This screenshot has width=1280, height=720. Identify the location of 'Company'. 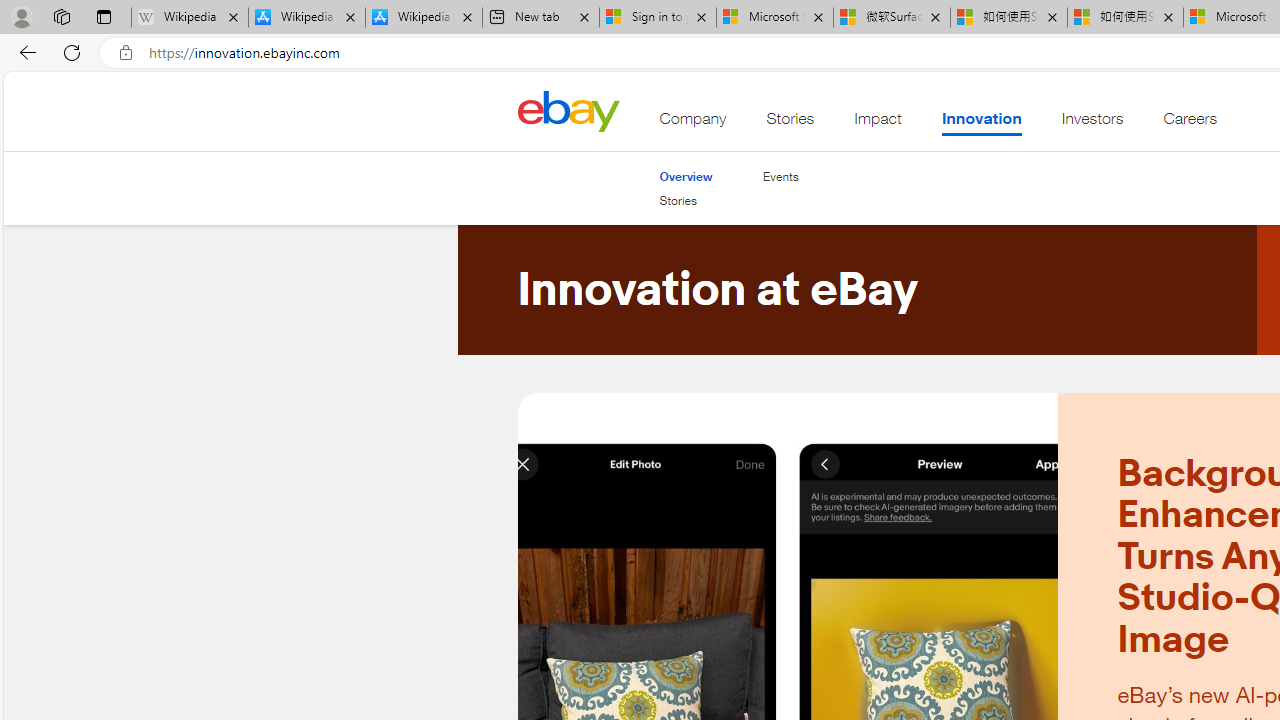
(693, 123).